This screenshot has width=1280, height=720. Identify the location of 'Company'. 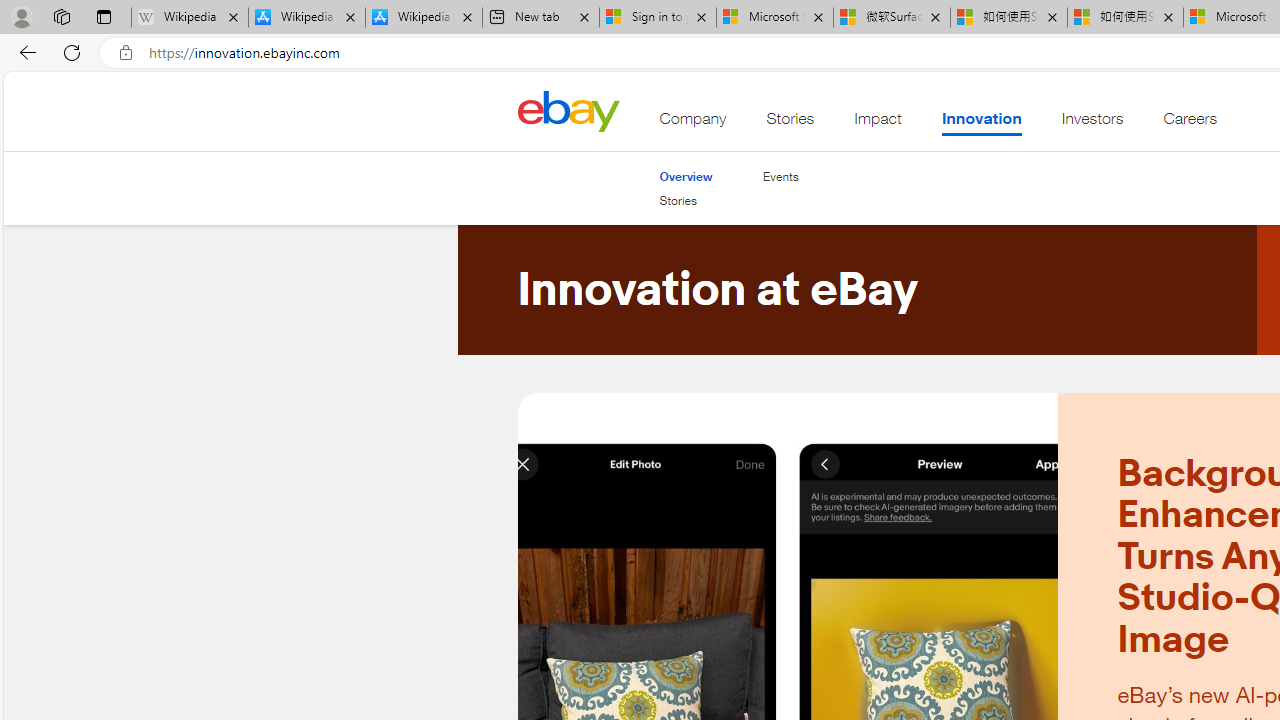
(693, 123).